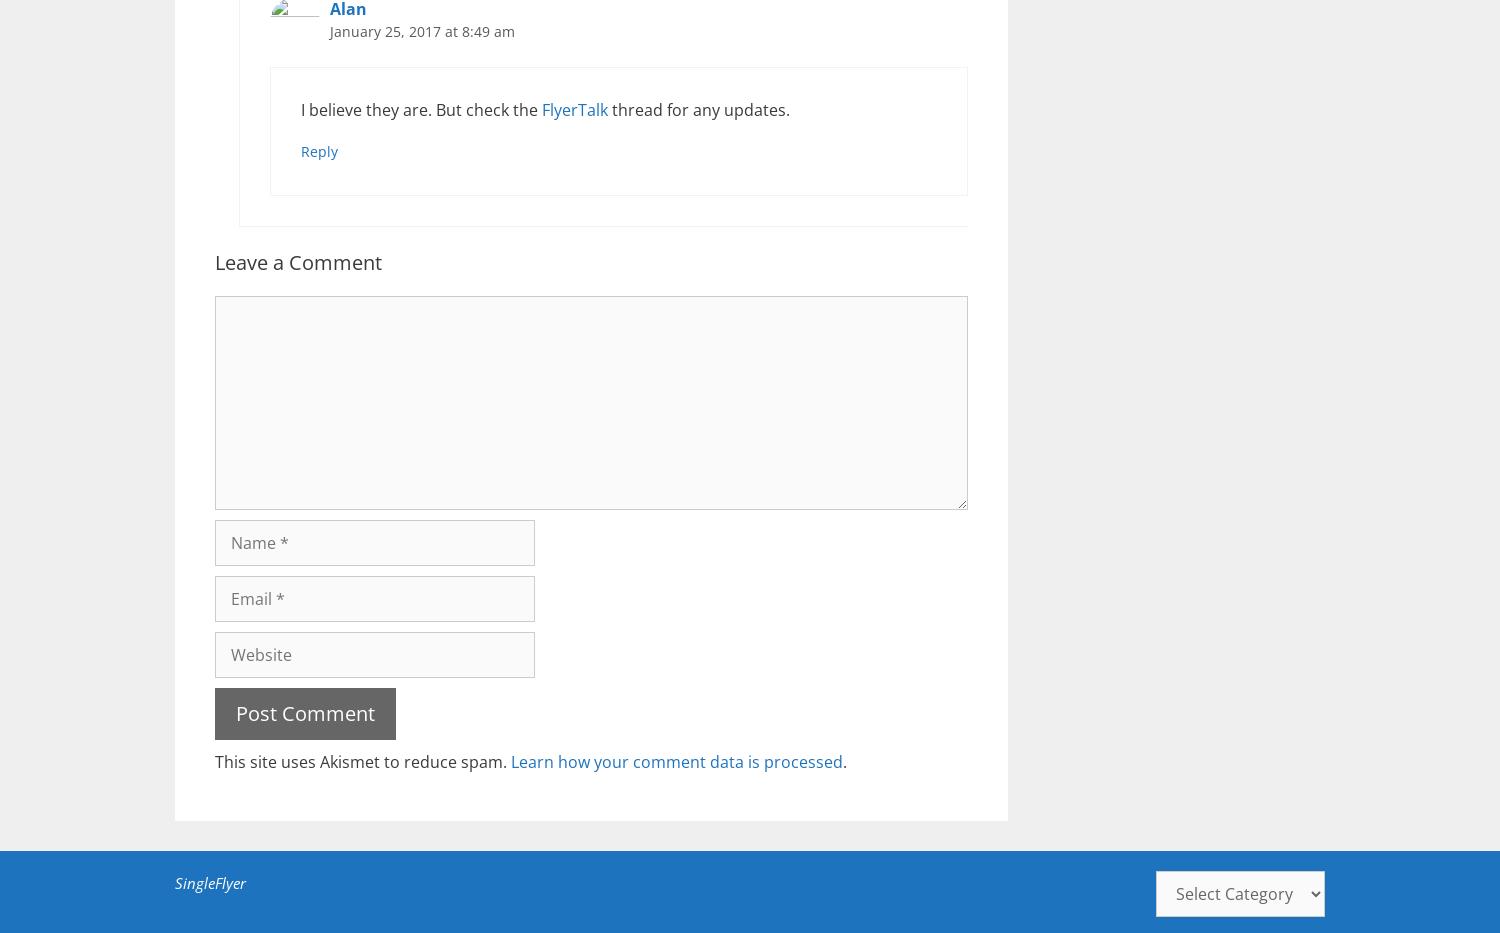  Describe the element at coordinates (698, 107) in the screenshot. I see `'thread for any updates.'` at that location.